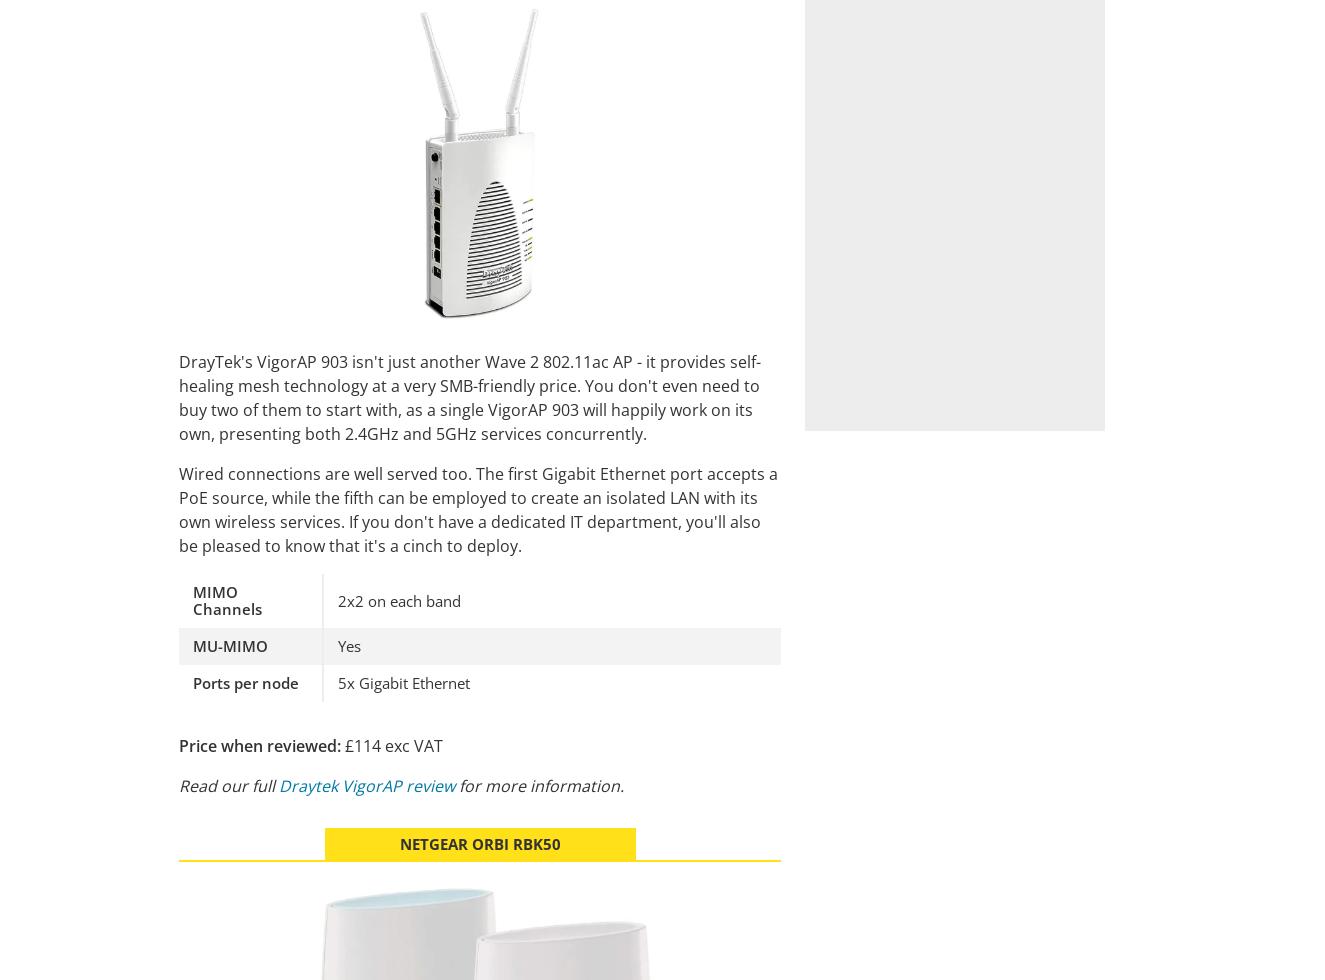  Describe the element at coordinates (399, 599) in the screenshot. I see `'2x2 on each band'` at that location.